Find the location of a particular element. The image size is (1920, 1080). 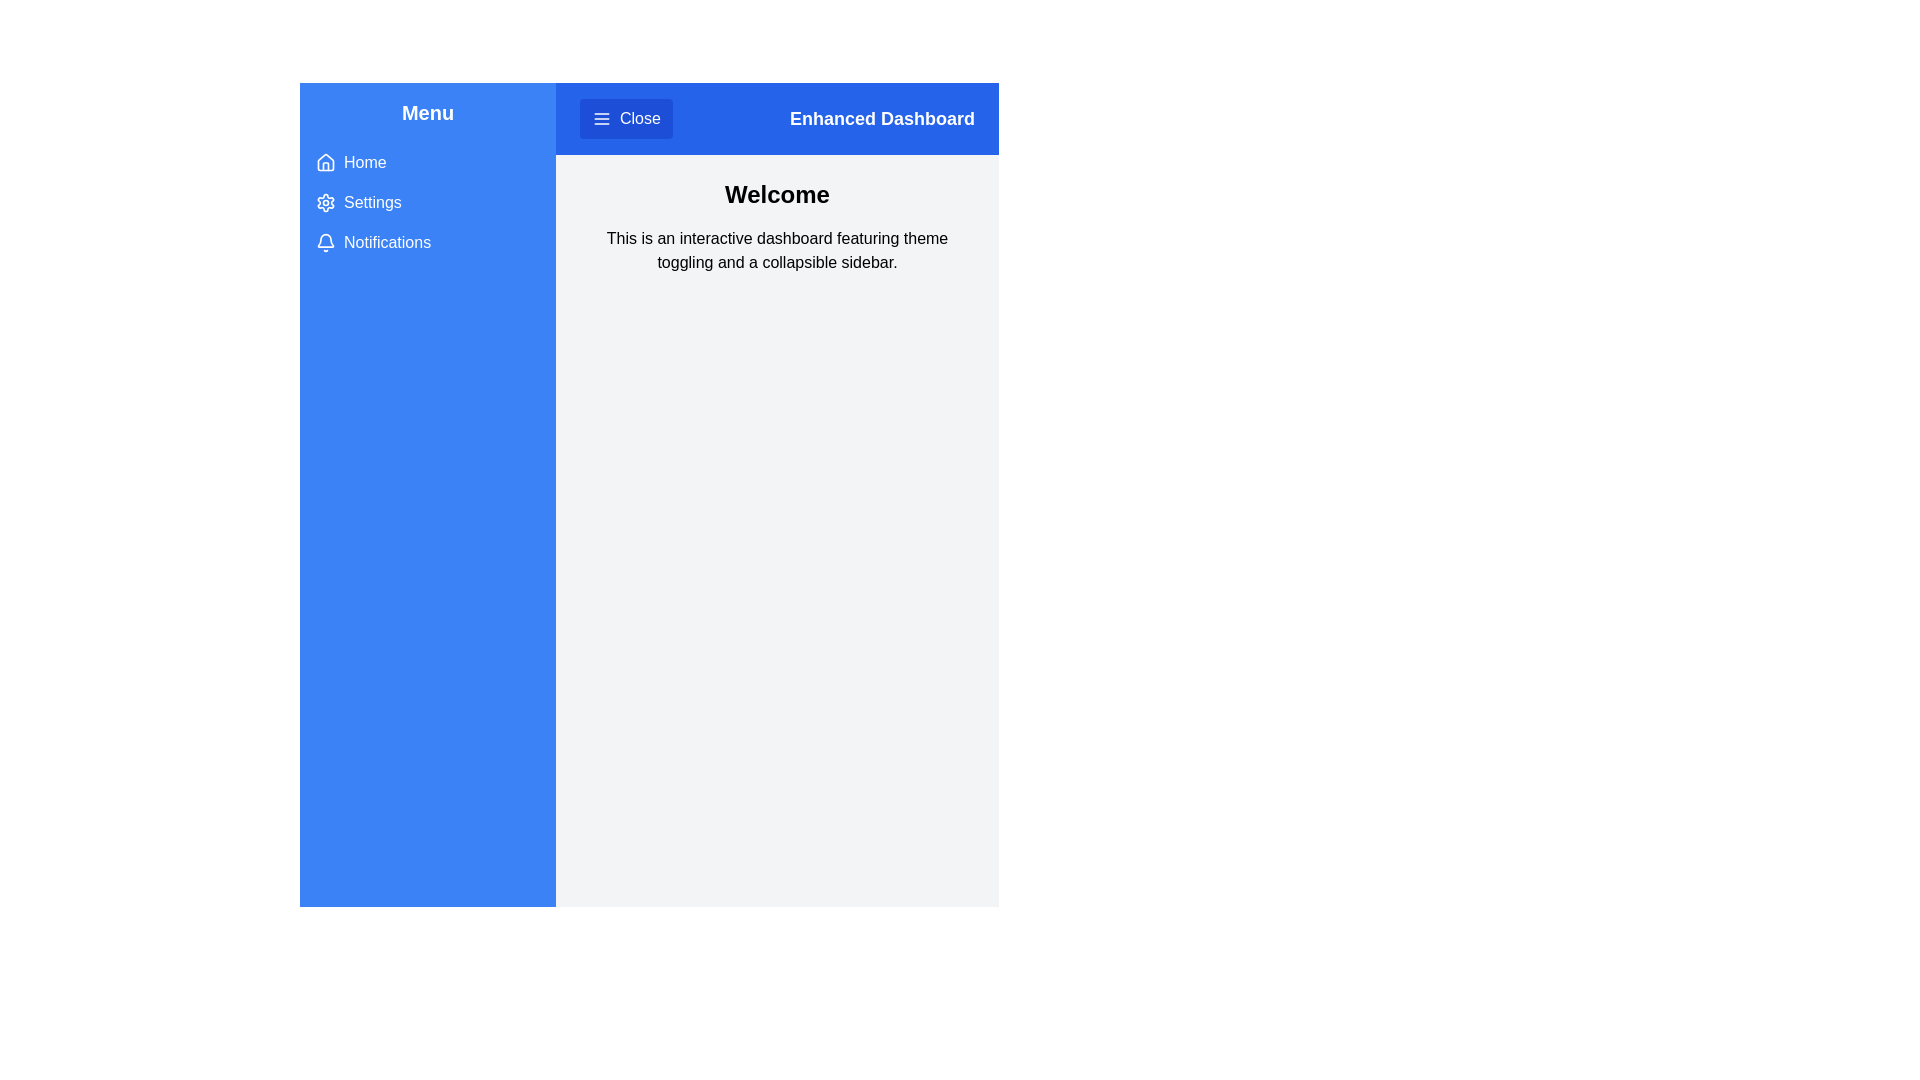

the bold, large-sized header text reading 'Welcome' which is styled in contrasting colors based on the theme and positioned near the top of the central content pane is located at coordinates (776, 195).